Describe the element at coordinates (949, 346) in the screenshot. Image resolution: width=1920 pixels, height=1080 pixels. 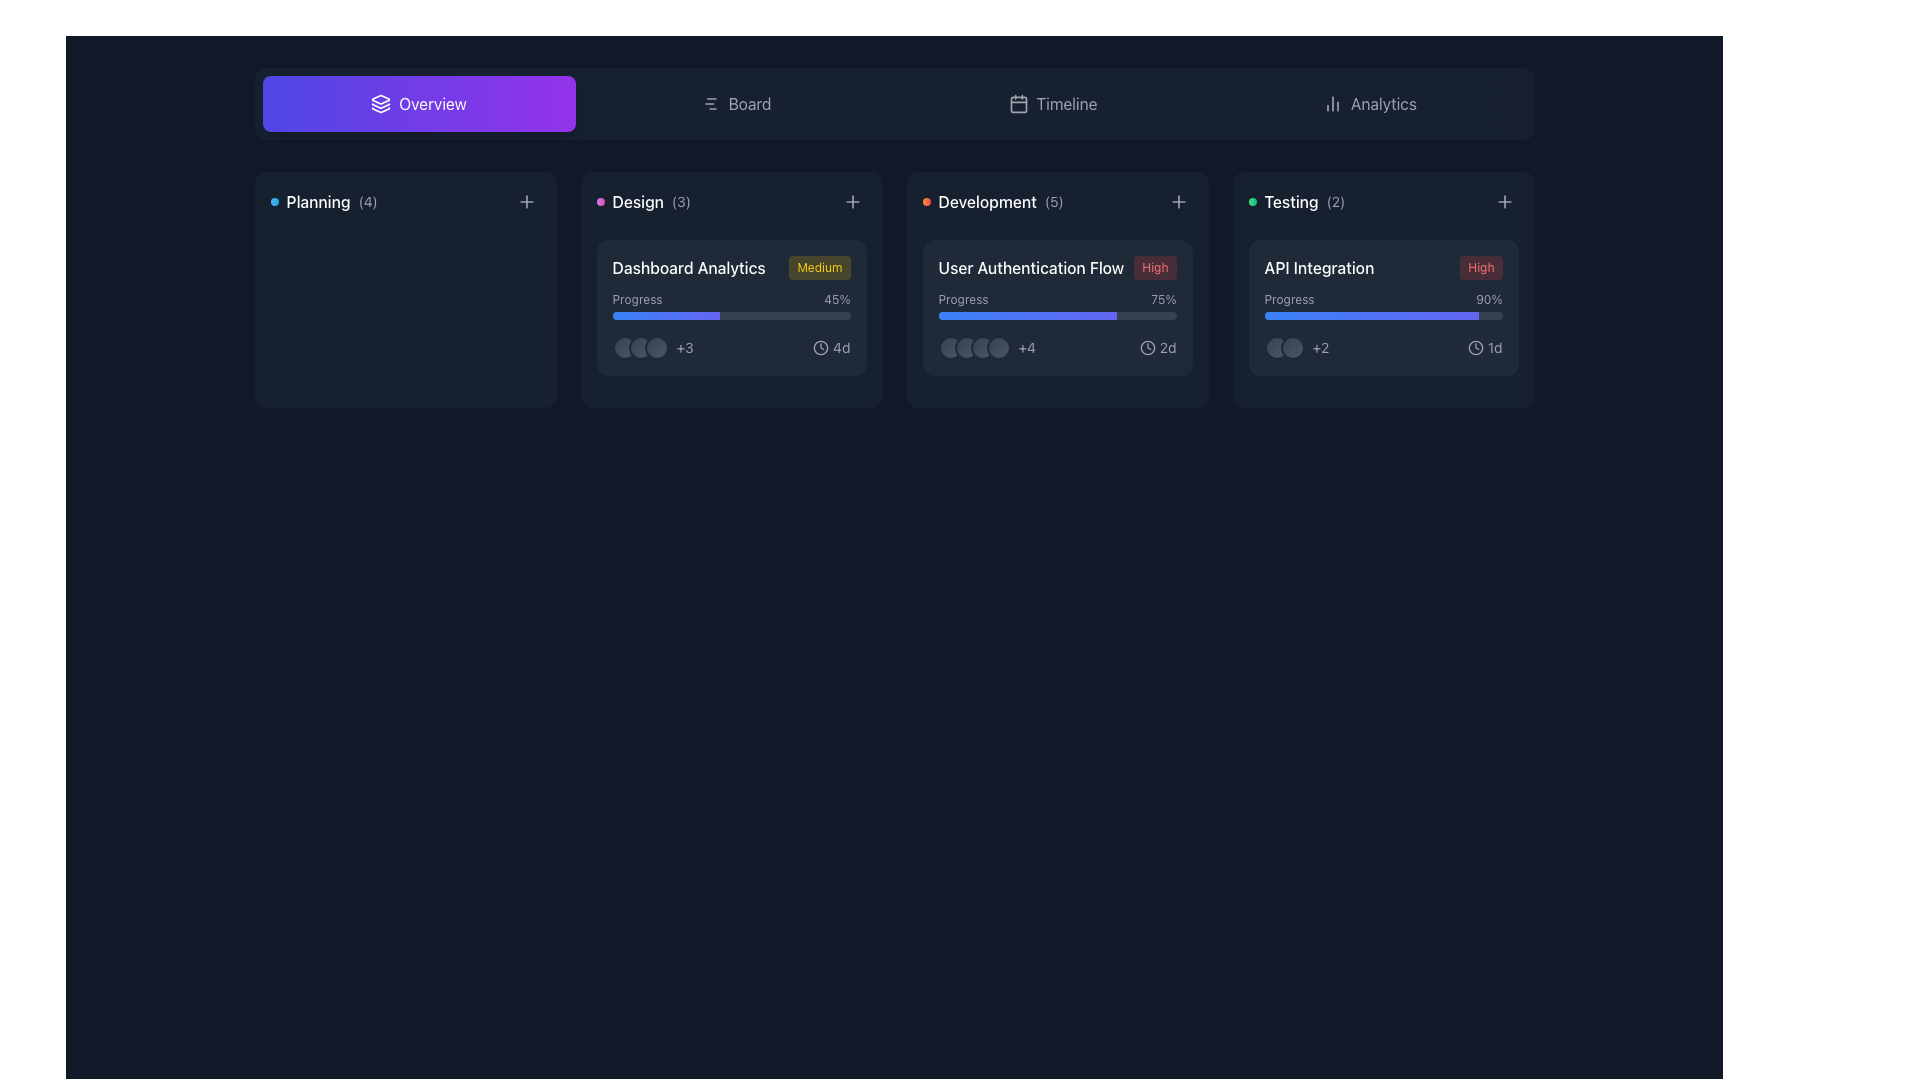
I see `the Circular Indicator located in the 'Development' section of the dashboard, which serves as a visual avatar representation and is the first element in a row of four similar circular elements` at that location.